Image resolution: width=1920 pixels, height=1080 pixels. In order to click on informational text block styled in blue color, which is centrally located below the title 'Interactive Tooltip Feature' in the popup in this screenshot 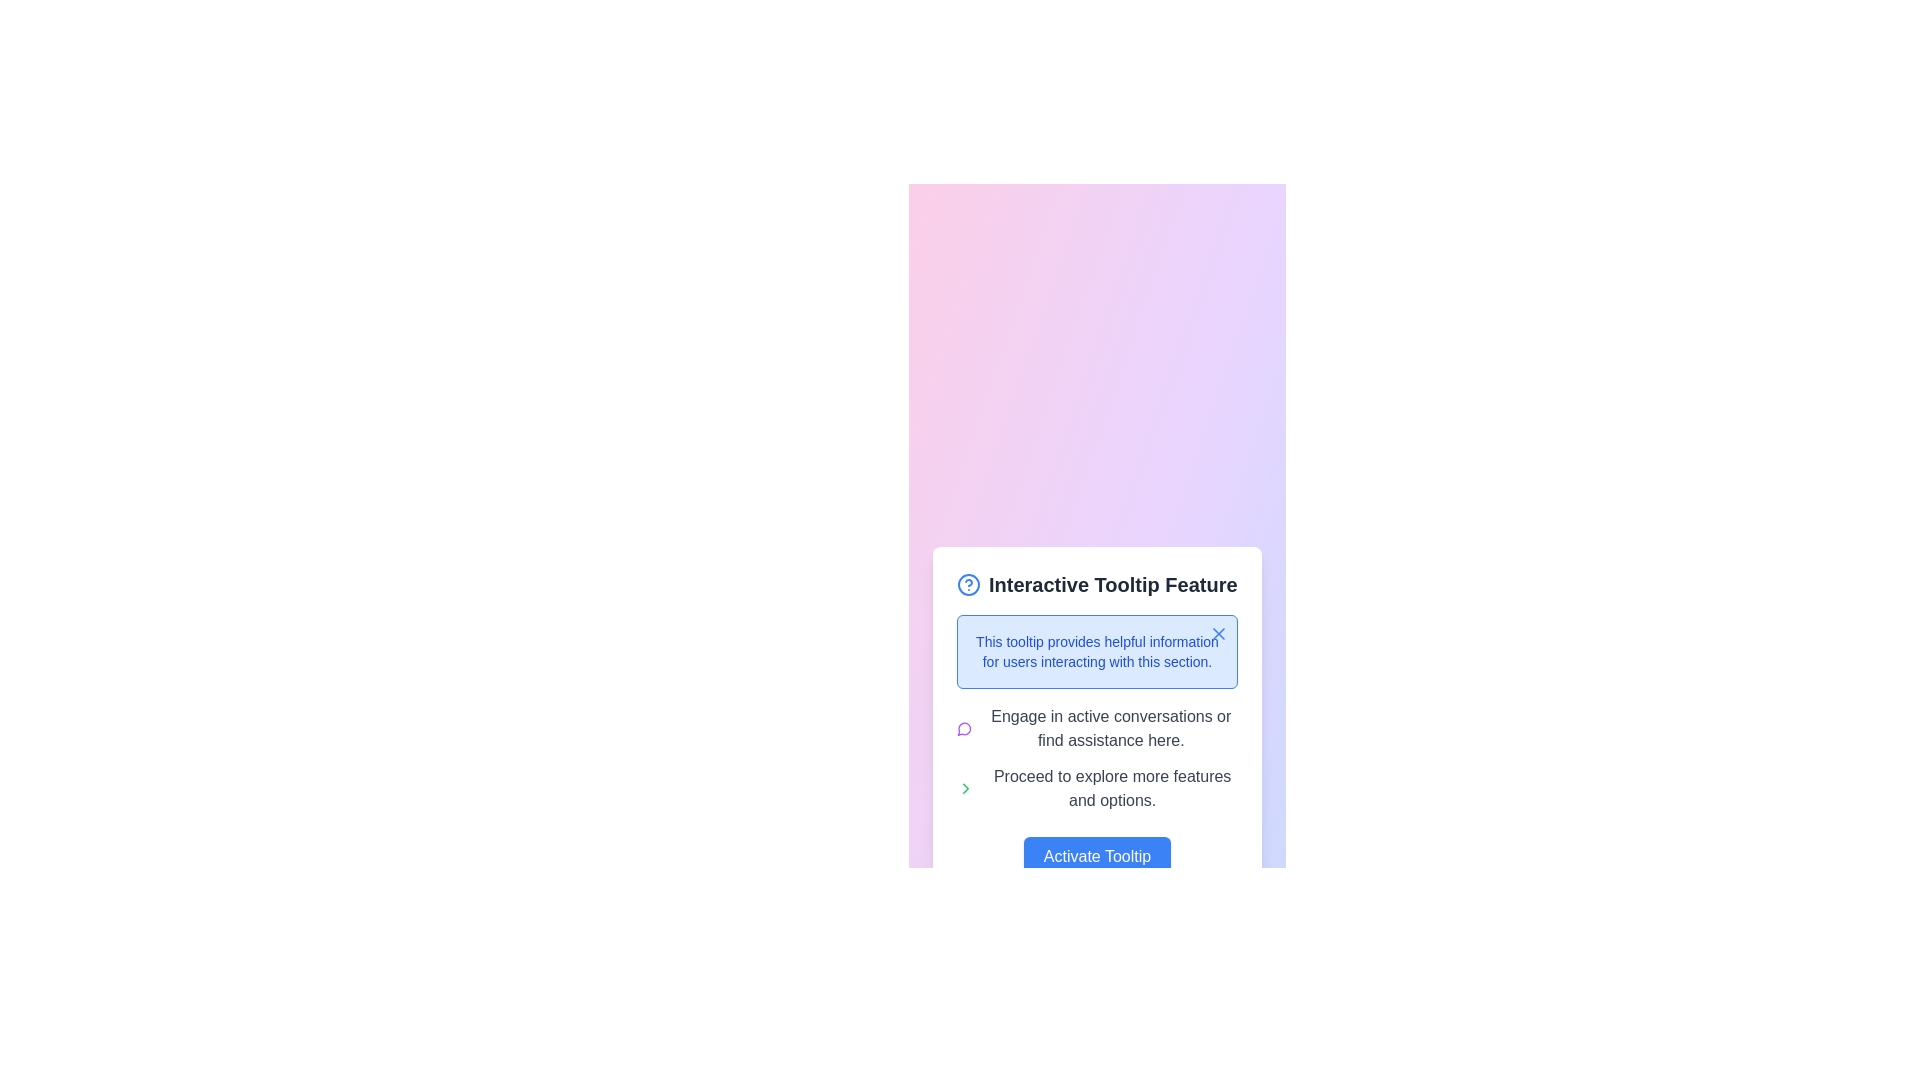, I will do `click(1096, 651)`.